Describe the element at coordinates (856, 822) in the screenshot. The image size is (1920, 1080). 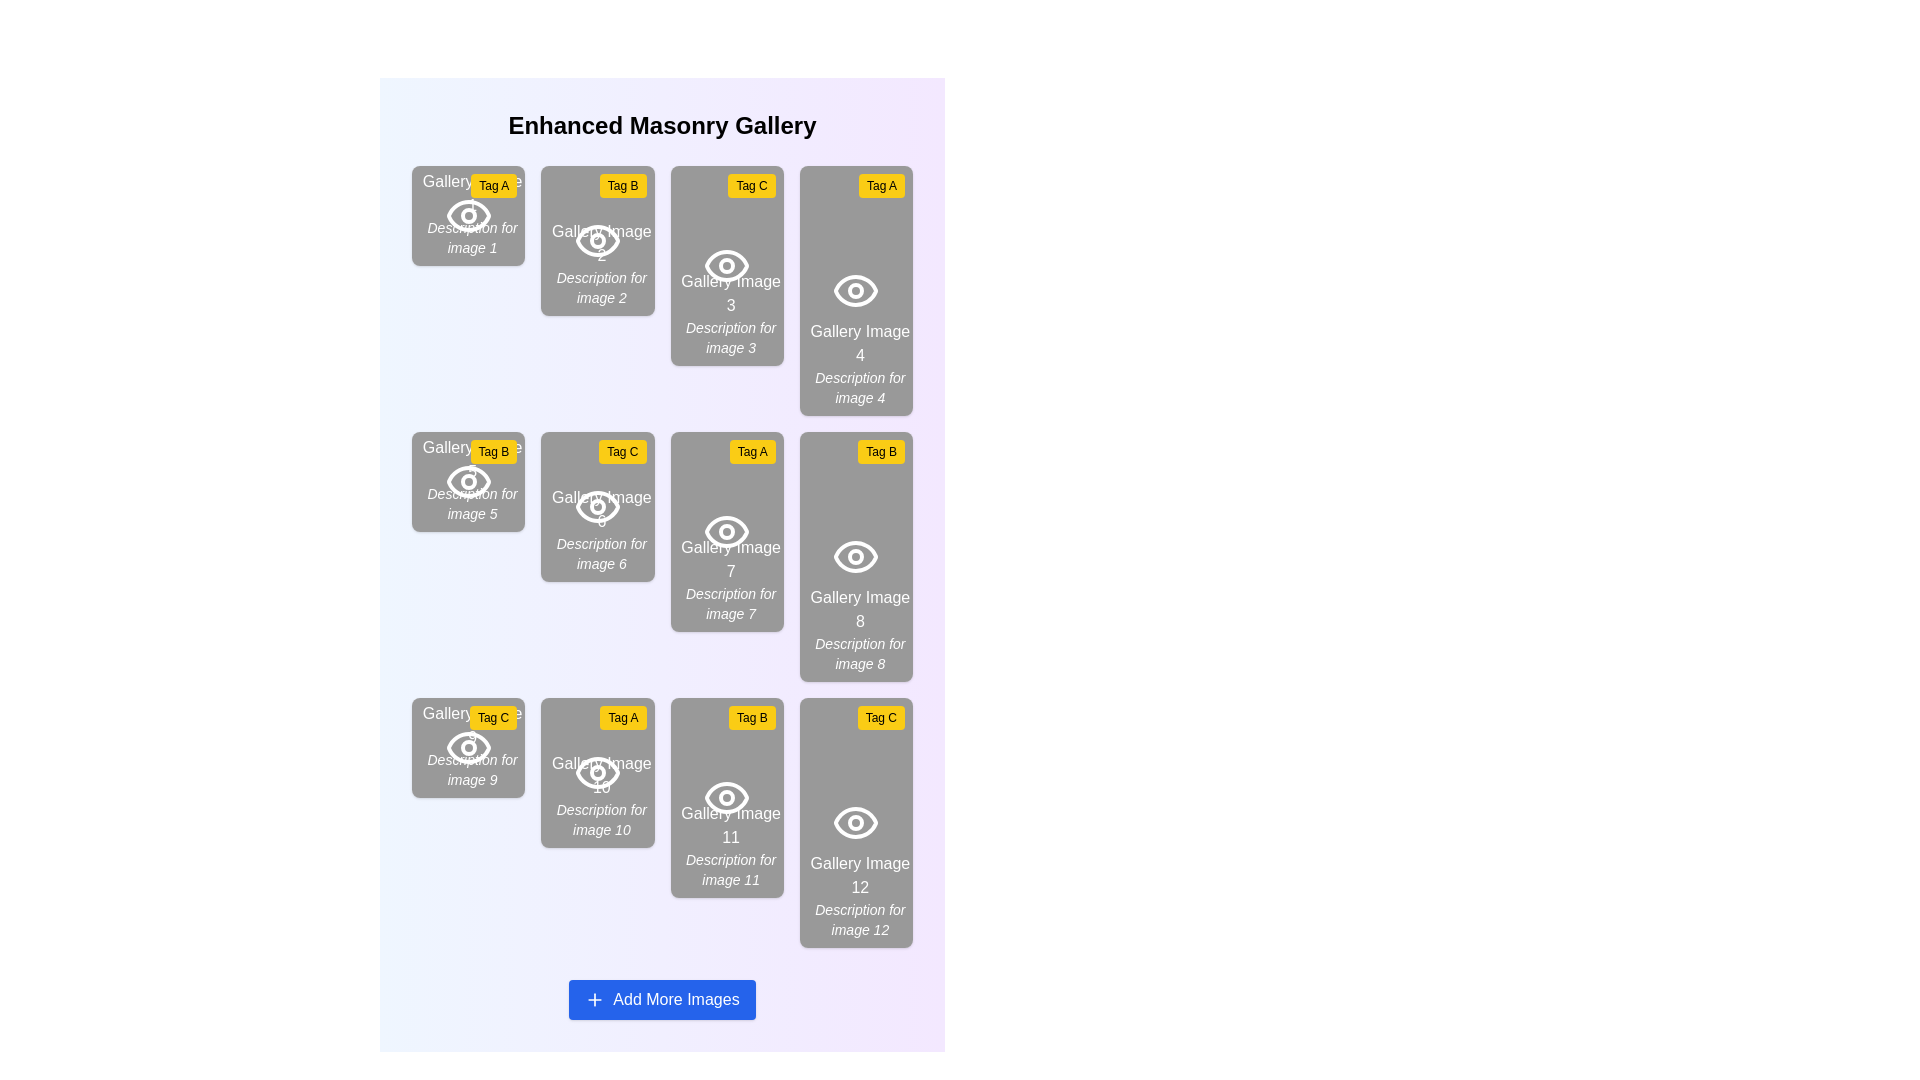
I see `the eye icon located in the card labeled 'Gallery Image 12', which is positioned in the last row and last column of the gallery layout` at that location.